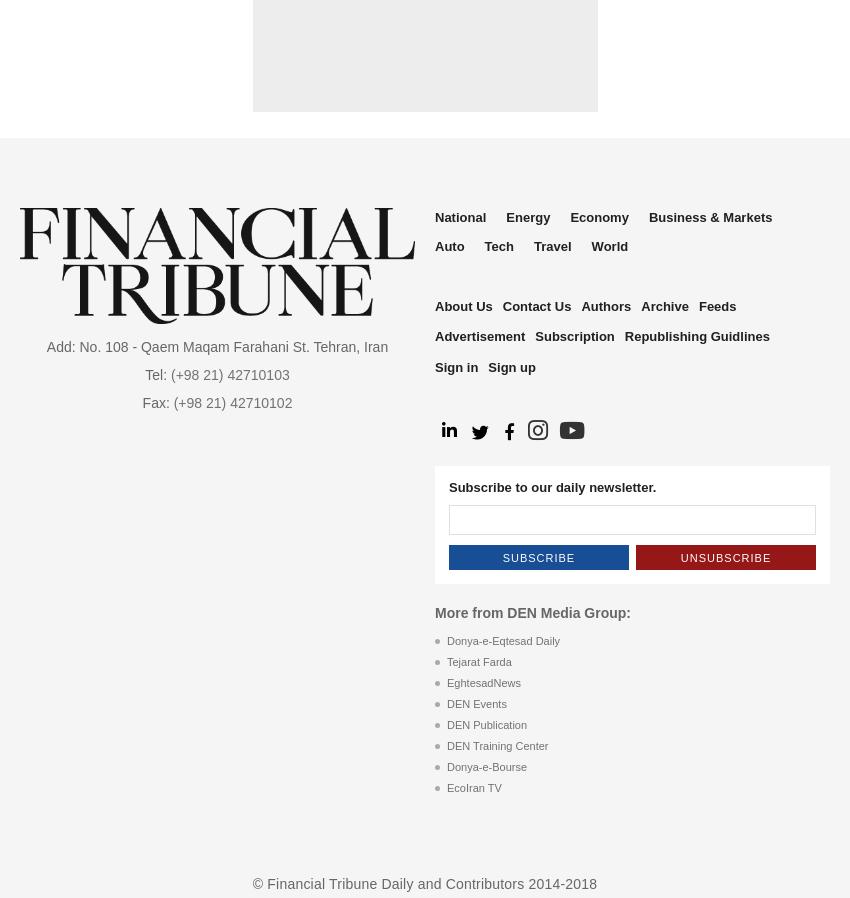 The image size is (850, 898). I want to click on '© Financial Tribune Daily and Contributors 2014-2018', so click(424, 883).